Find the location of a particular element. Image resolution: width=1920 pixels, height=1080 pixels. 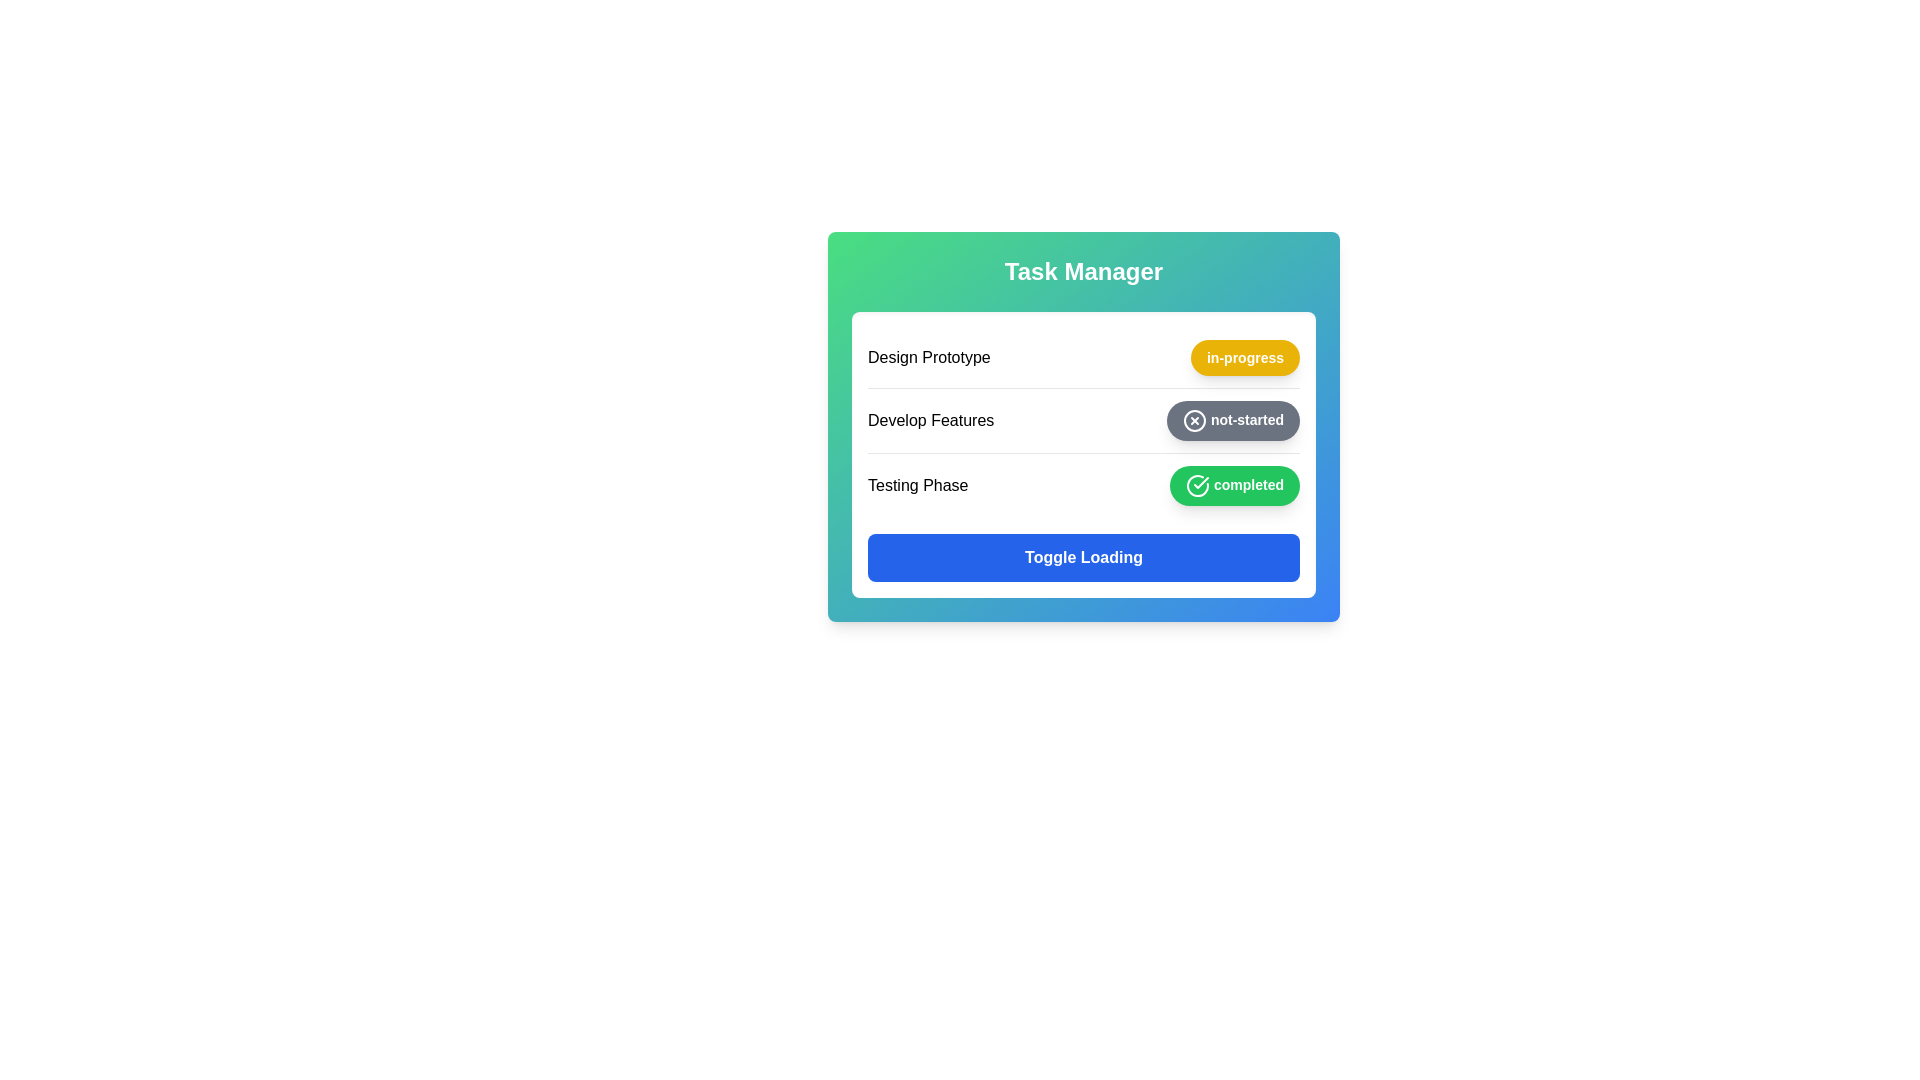

the checkmark icon within the circular background of the 'completed' status label in the task manager interface is located at coordinates (1200, 482).